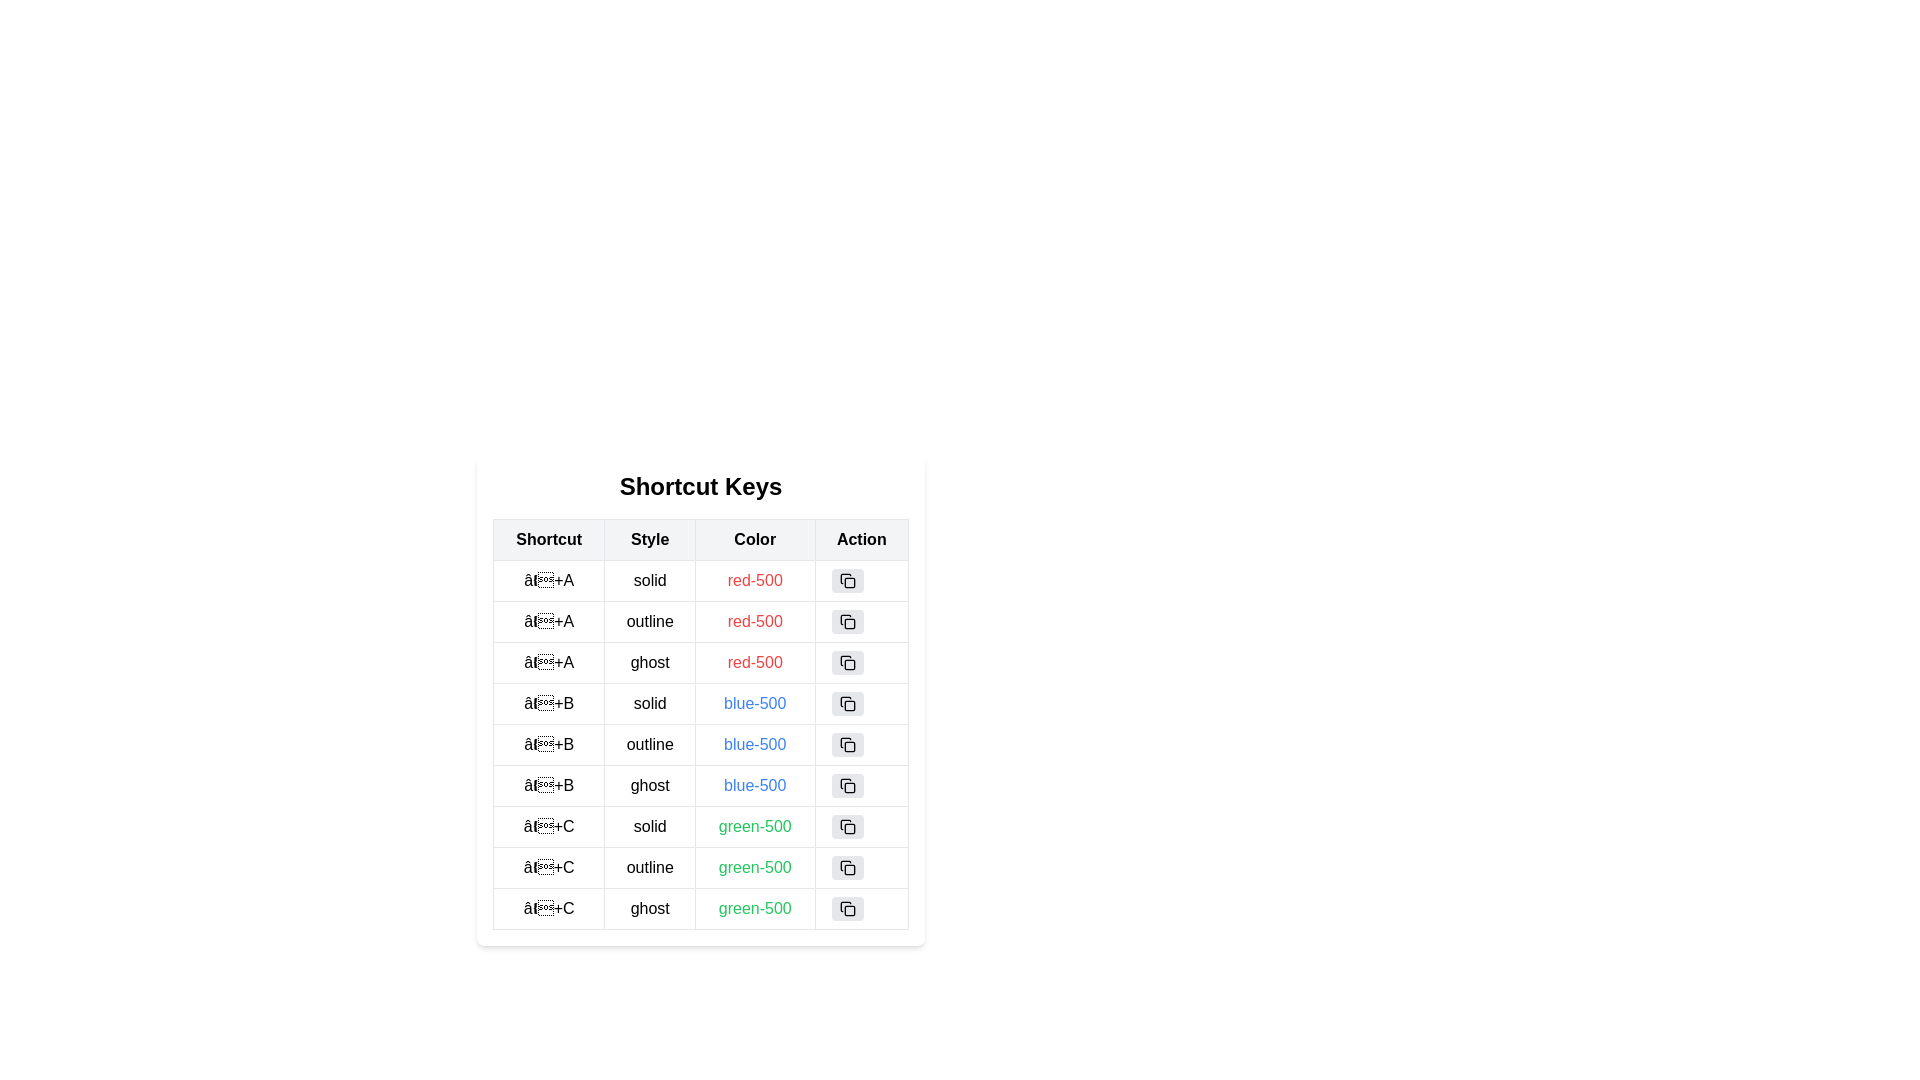 This screenshot has height=1080, width=1920. I want to click on the text label displaying 'green-500' which is styled in green and is part of the 'Color' column in the 'solid' row of the table, so click(754, 826).